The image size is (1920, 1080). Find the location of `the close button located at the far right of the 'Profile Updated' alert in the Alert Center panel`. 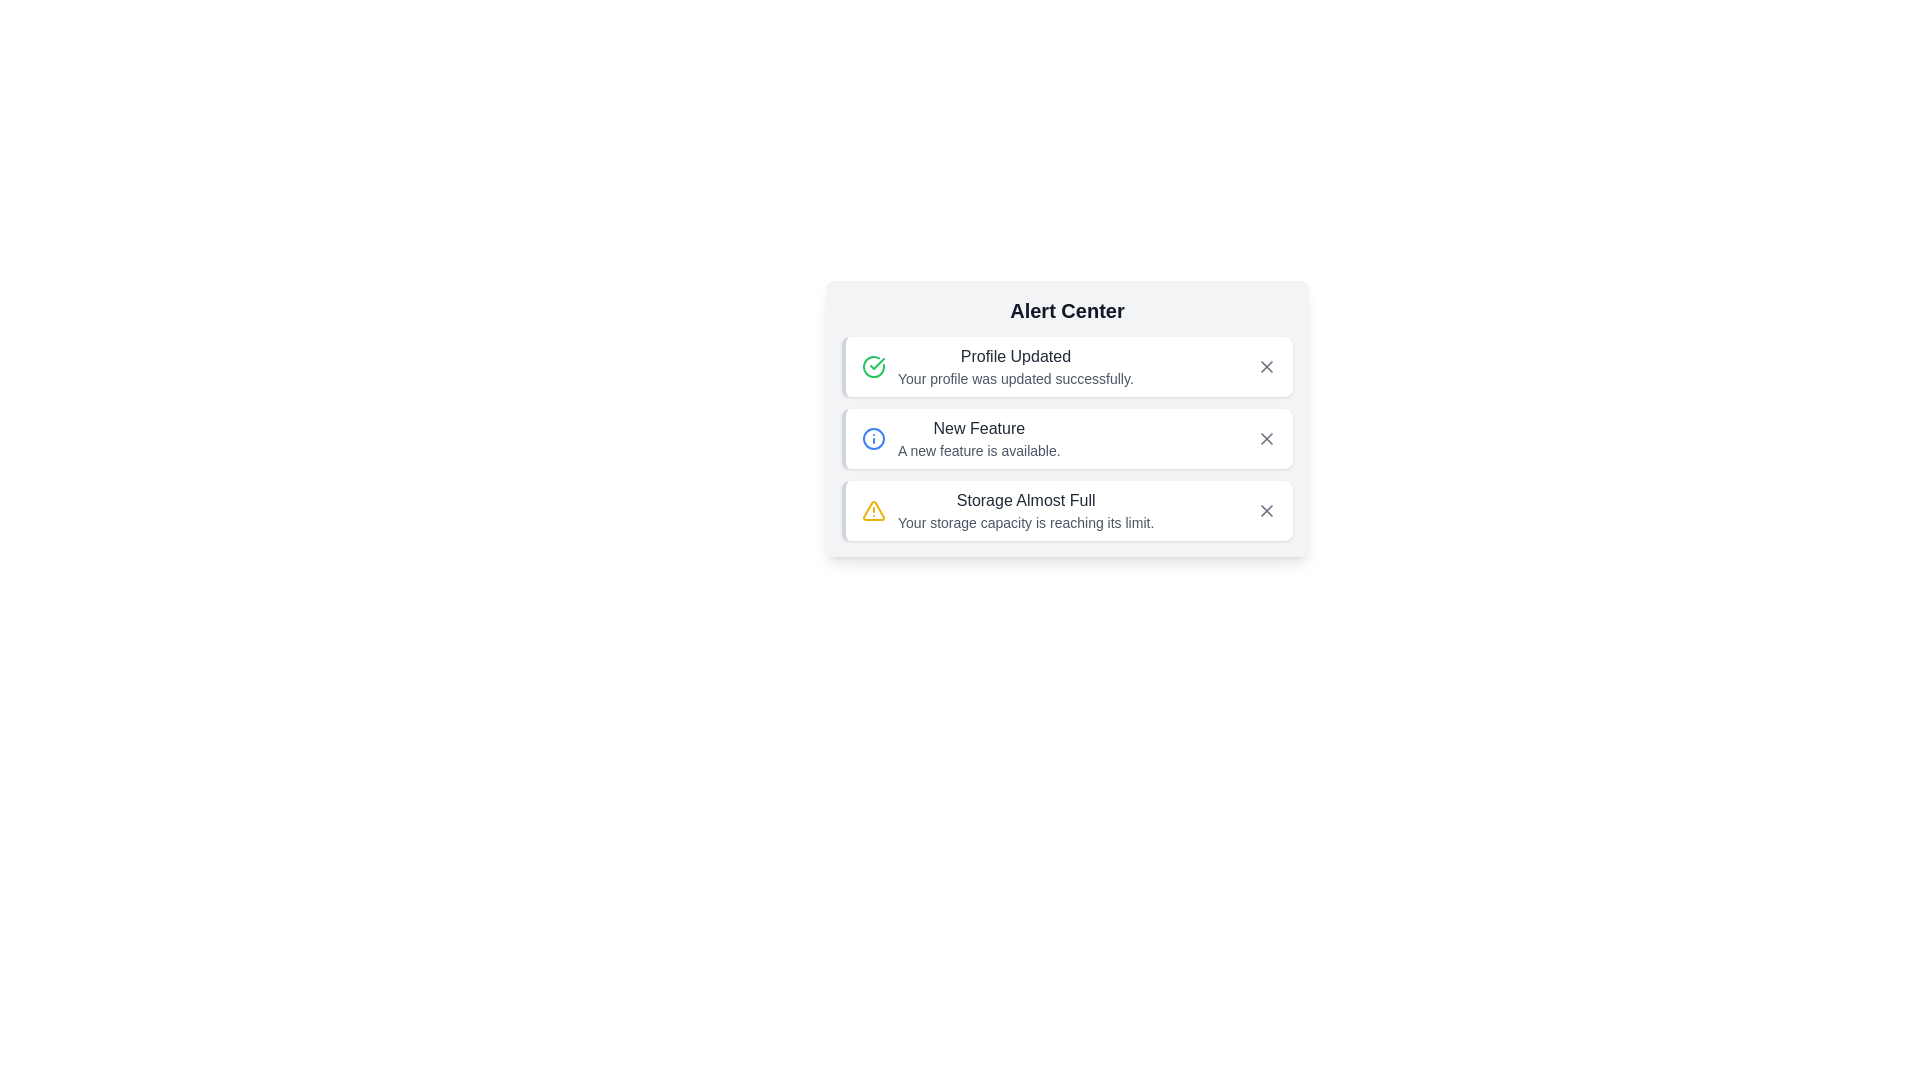

the close button located at the far right of the 'Profile Updated' alert in the Alert Center panel is located at coordinates (1266, 366).